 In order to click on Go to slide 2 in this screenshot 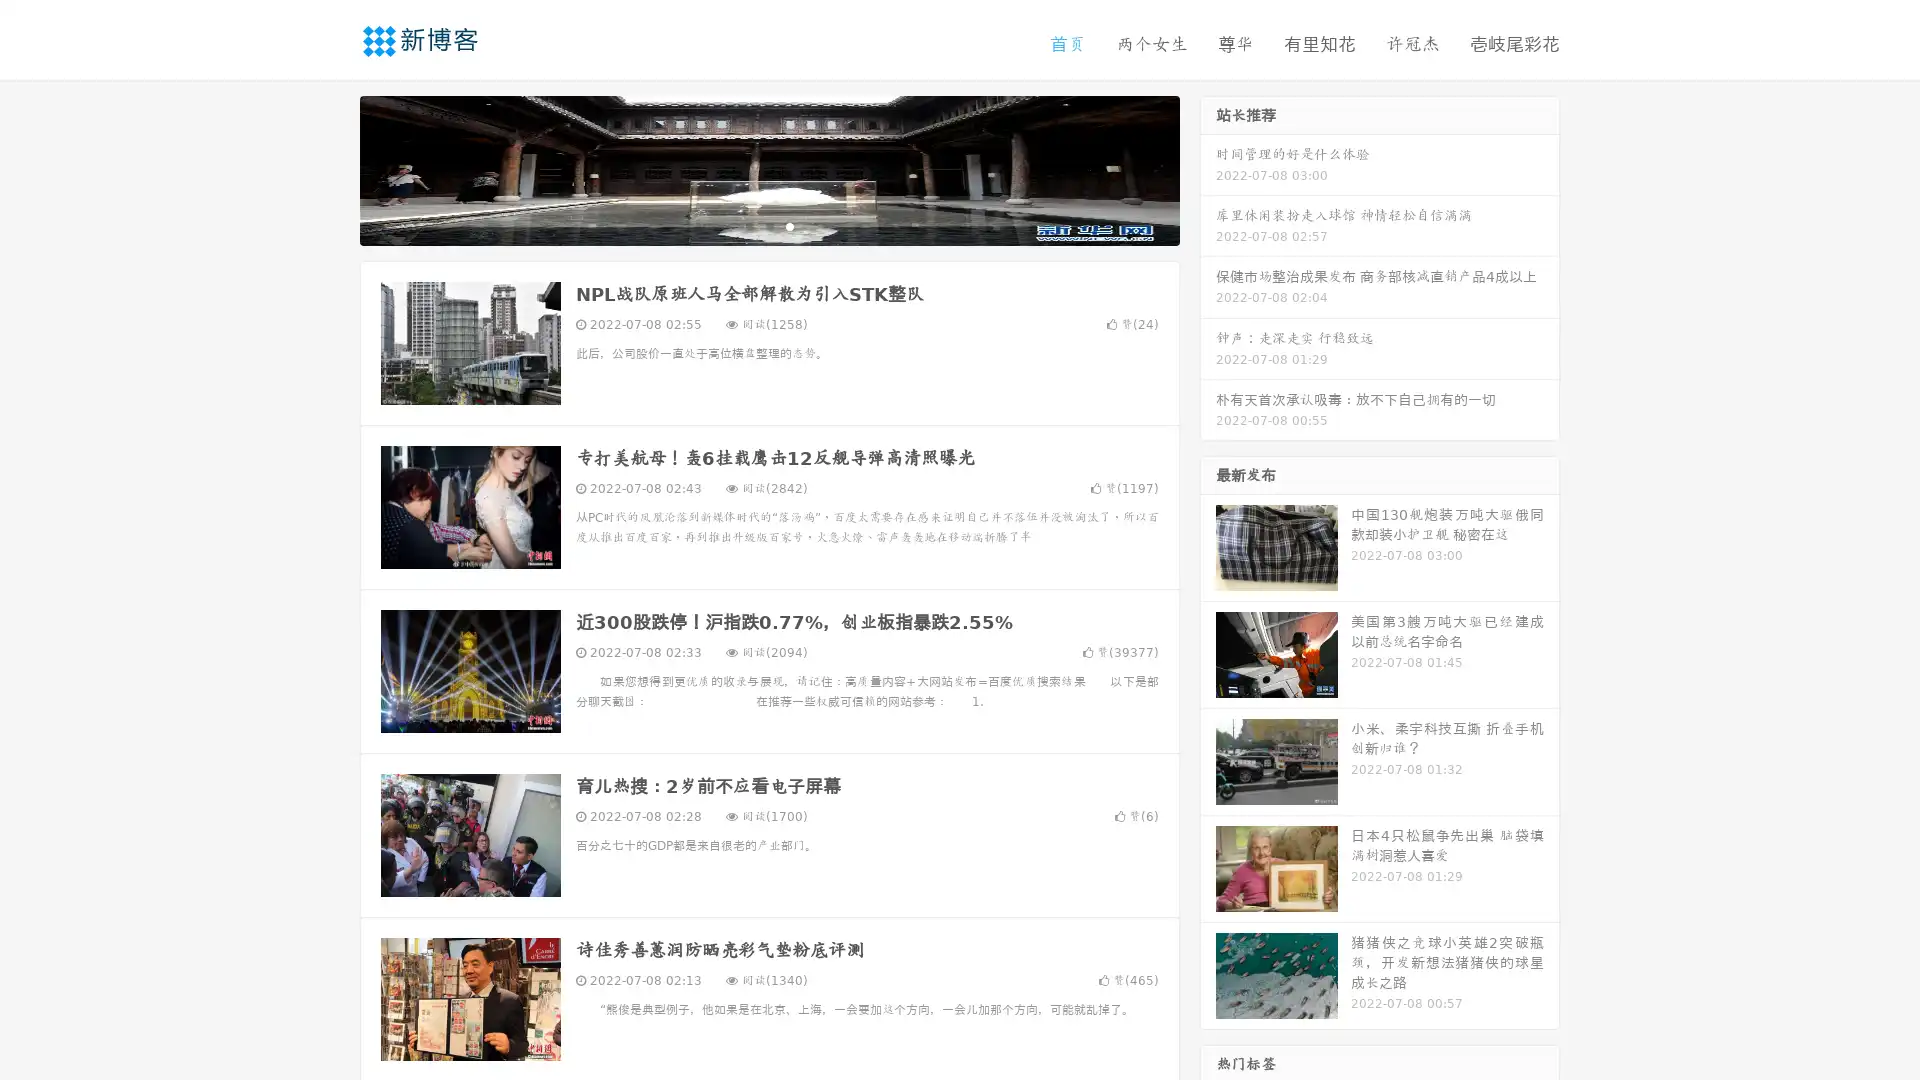, I will do `click(768, 225)`.